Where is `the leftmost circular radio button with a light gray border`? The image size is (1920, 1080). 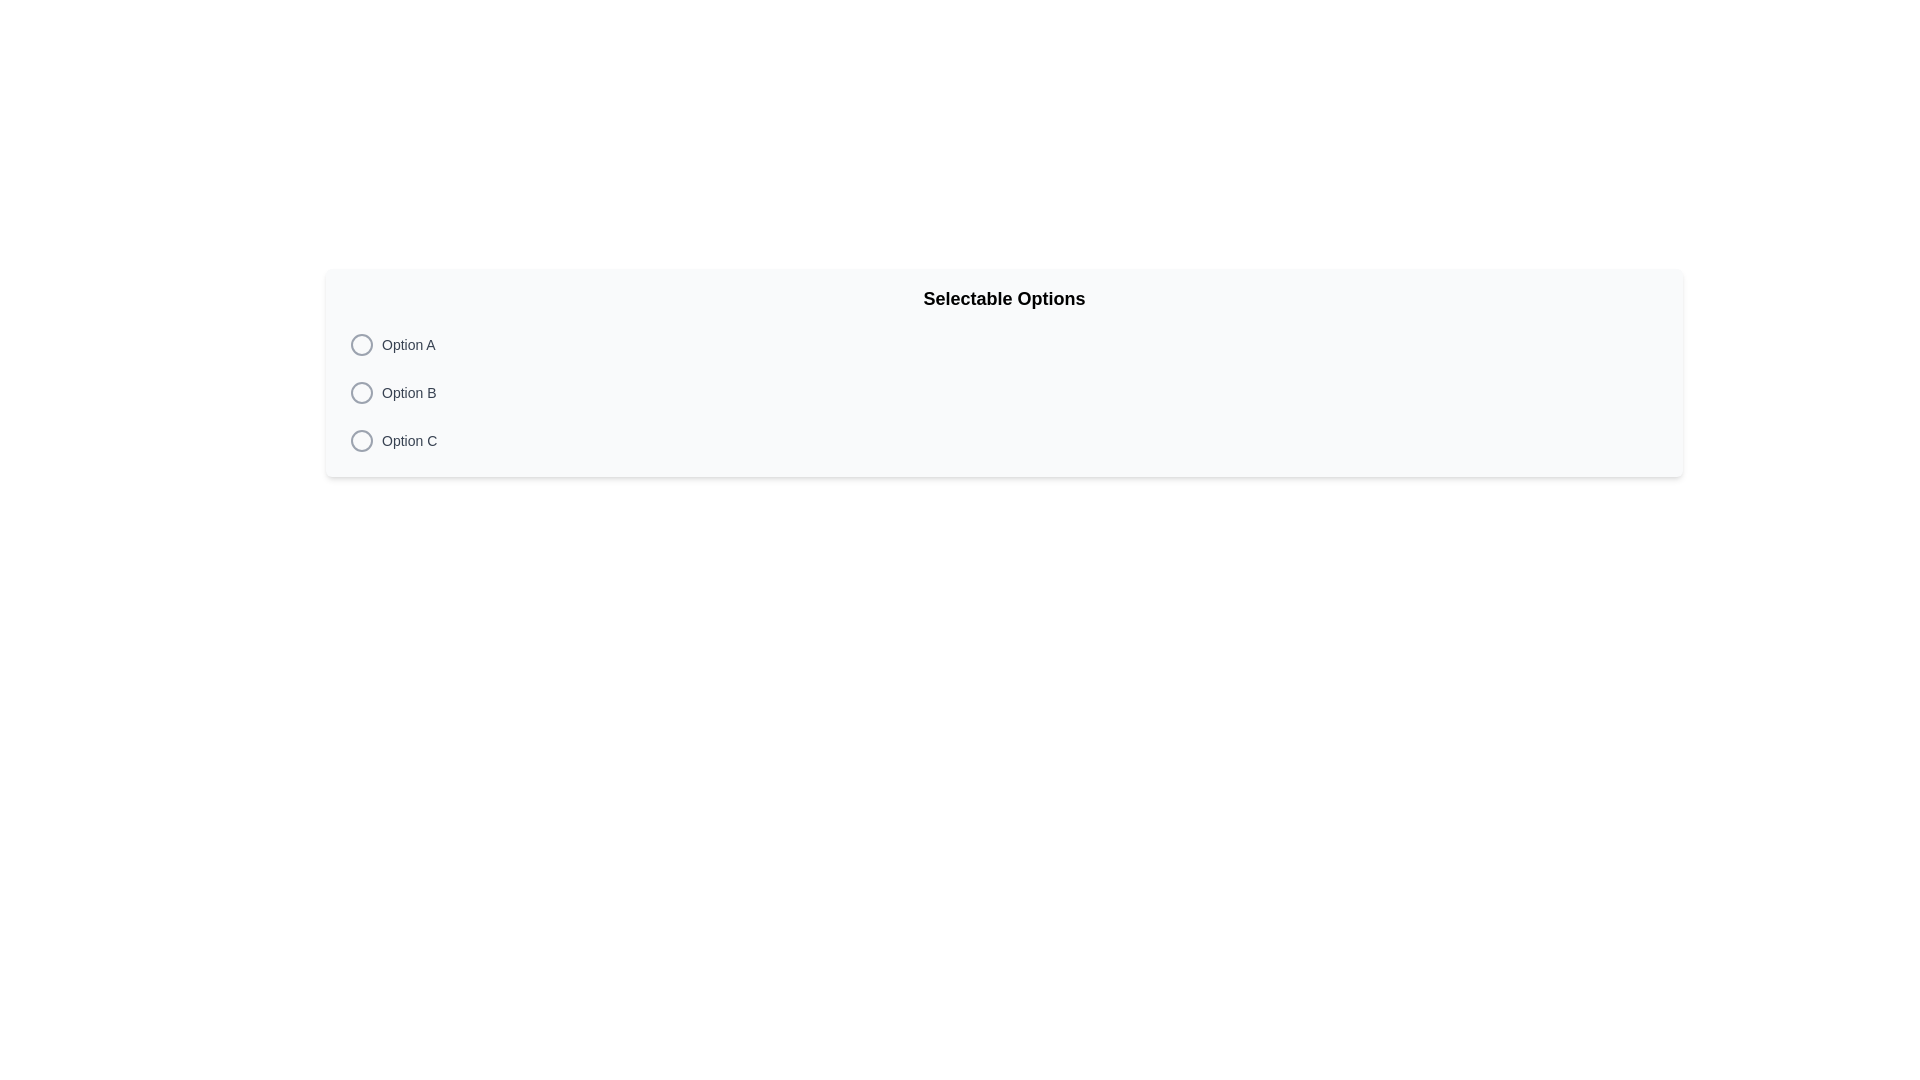
the leftmost circular radio button with a light gray border is located at coordinates (361, 343).